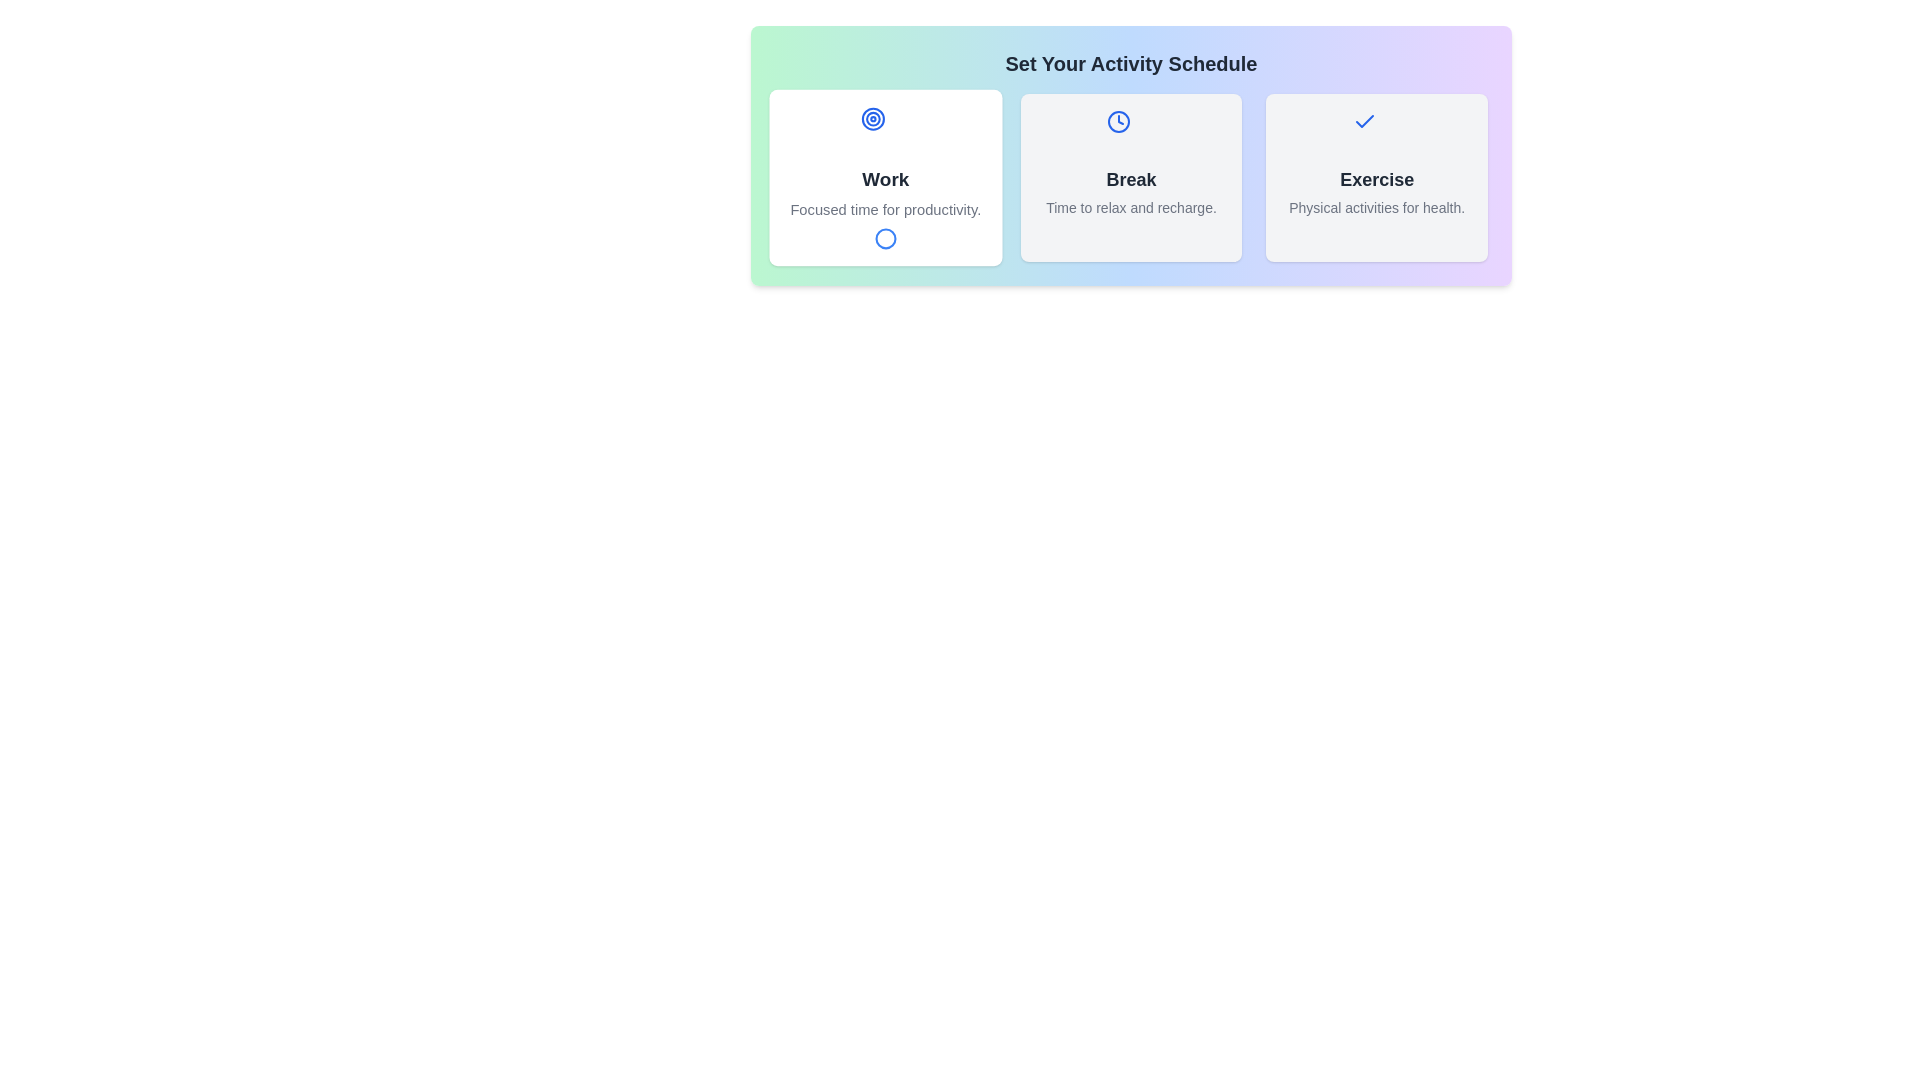 The width and height of the screenshot is (1920, 1080). What do you see at coordinates (1118, 122) in the screenshot?
I see `the 'Break' activity icon located in the middle card of the set of three cards, which symbolizes time or a clock` at bounding box center [1118, 122].